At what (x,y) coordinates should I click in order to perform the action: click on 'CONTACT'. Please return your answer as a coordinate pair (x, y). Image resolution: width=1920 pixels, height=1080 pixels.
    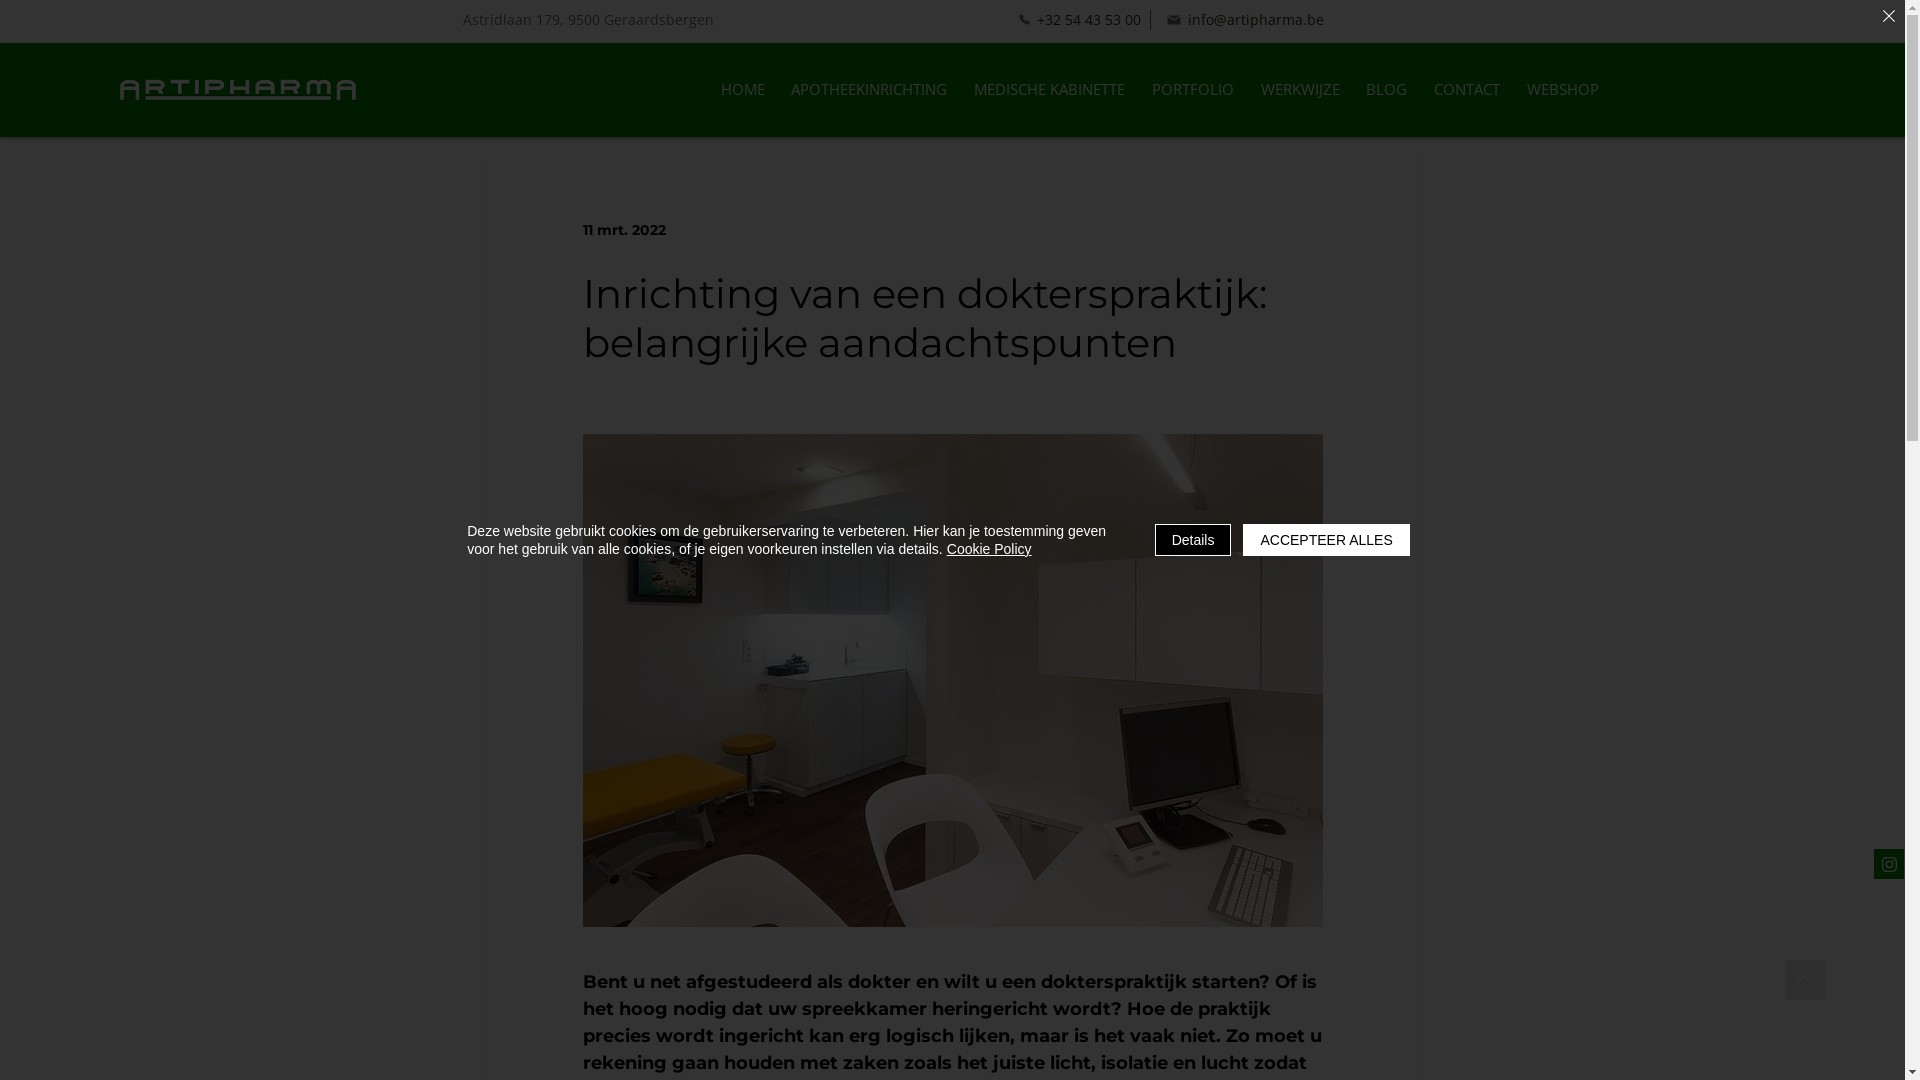
    Looking at the image, I should click on (1467, 88).